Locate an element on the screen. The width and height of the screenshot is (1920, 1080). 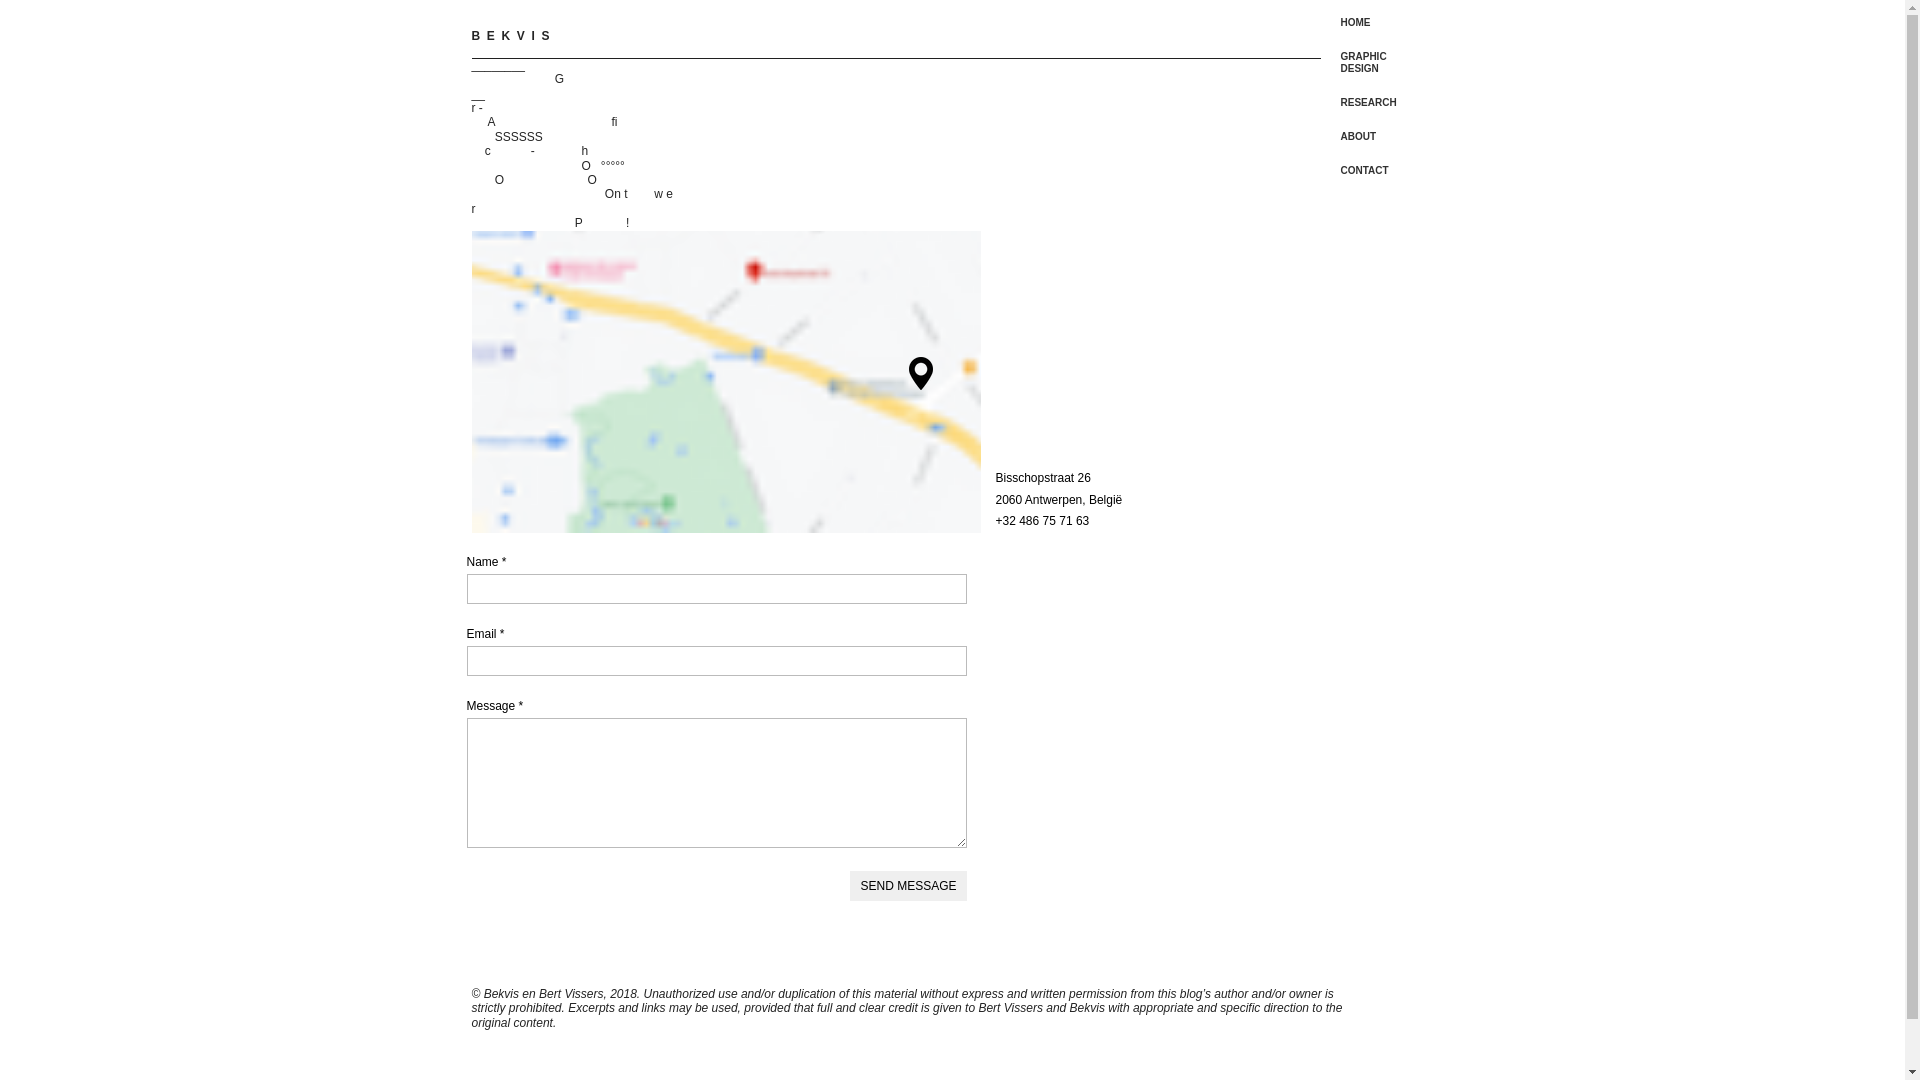
'GRAPHIC DESIGN' is located at coordinates (1367, 61).